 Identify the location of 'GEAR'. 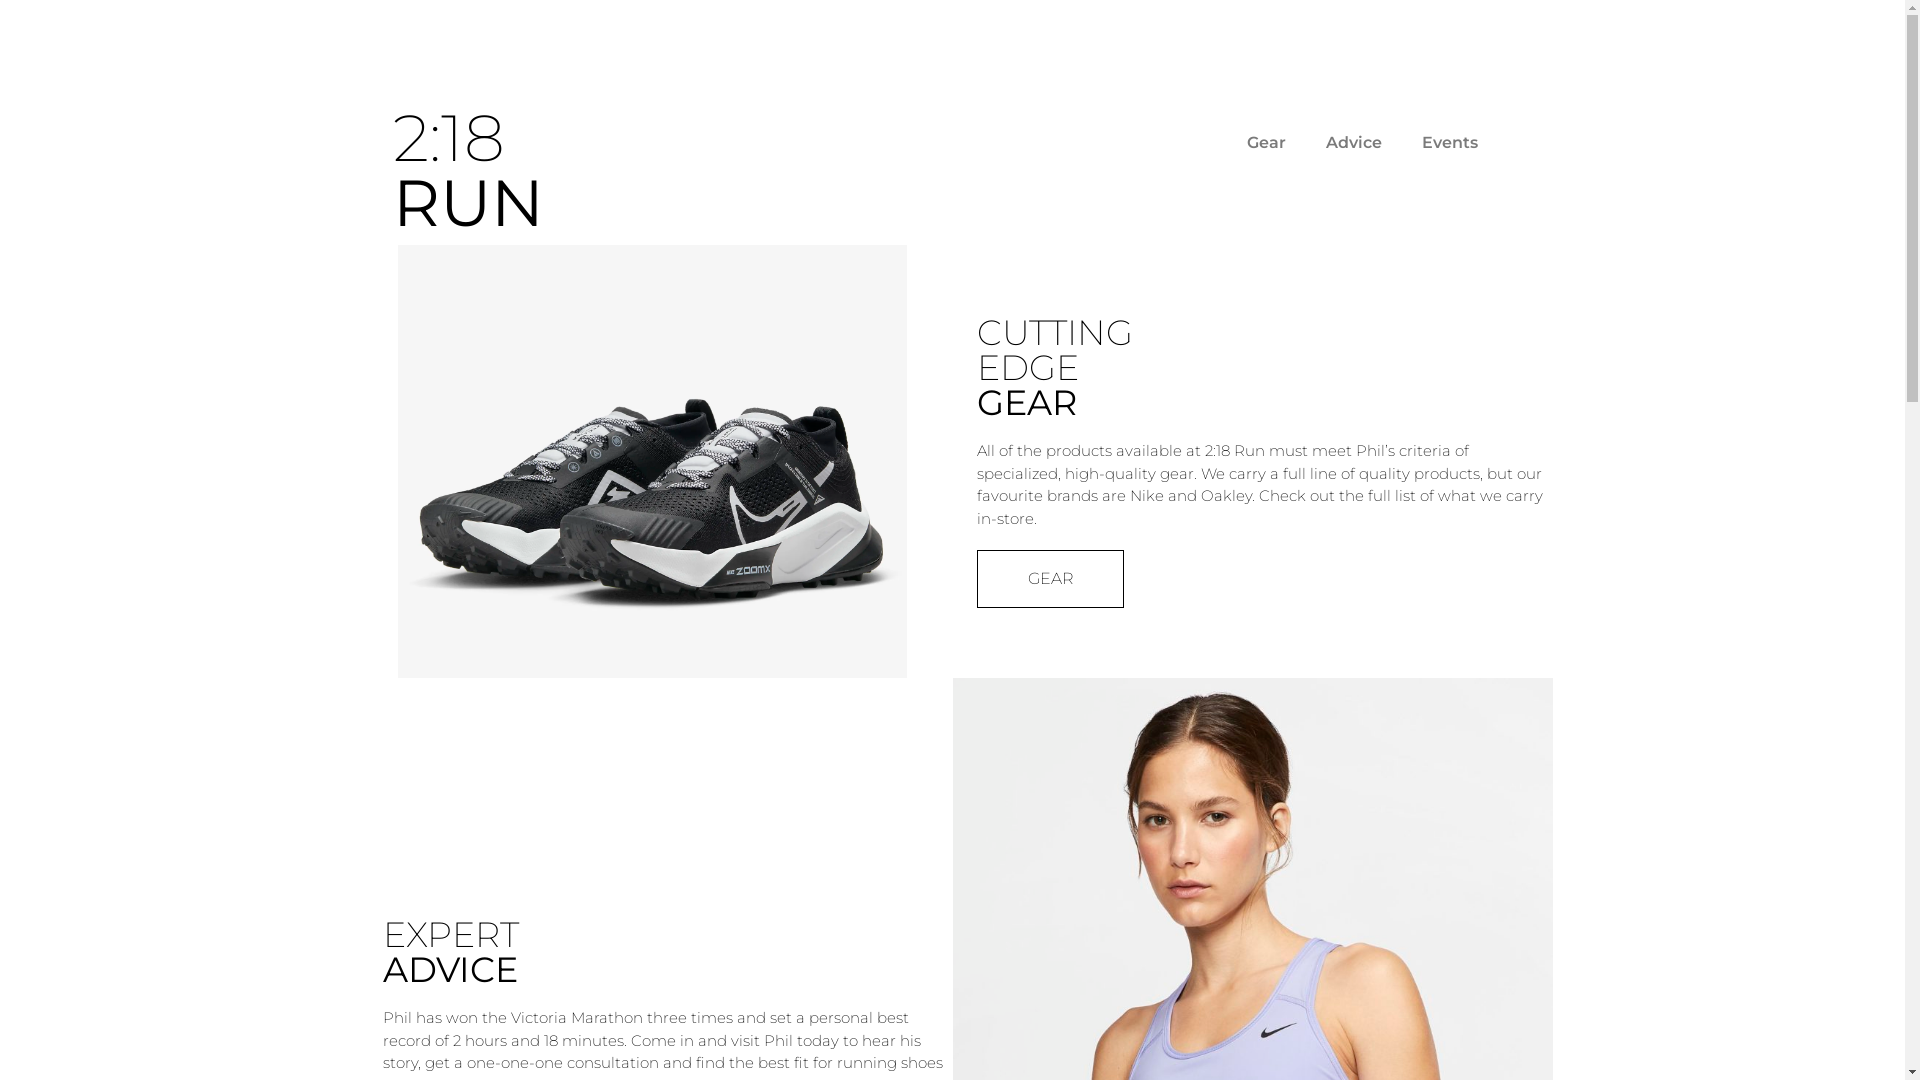
(1048, 578).